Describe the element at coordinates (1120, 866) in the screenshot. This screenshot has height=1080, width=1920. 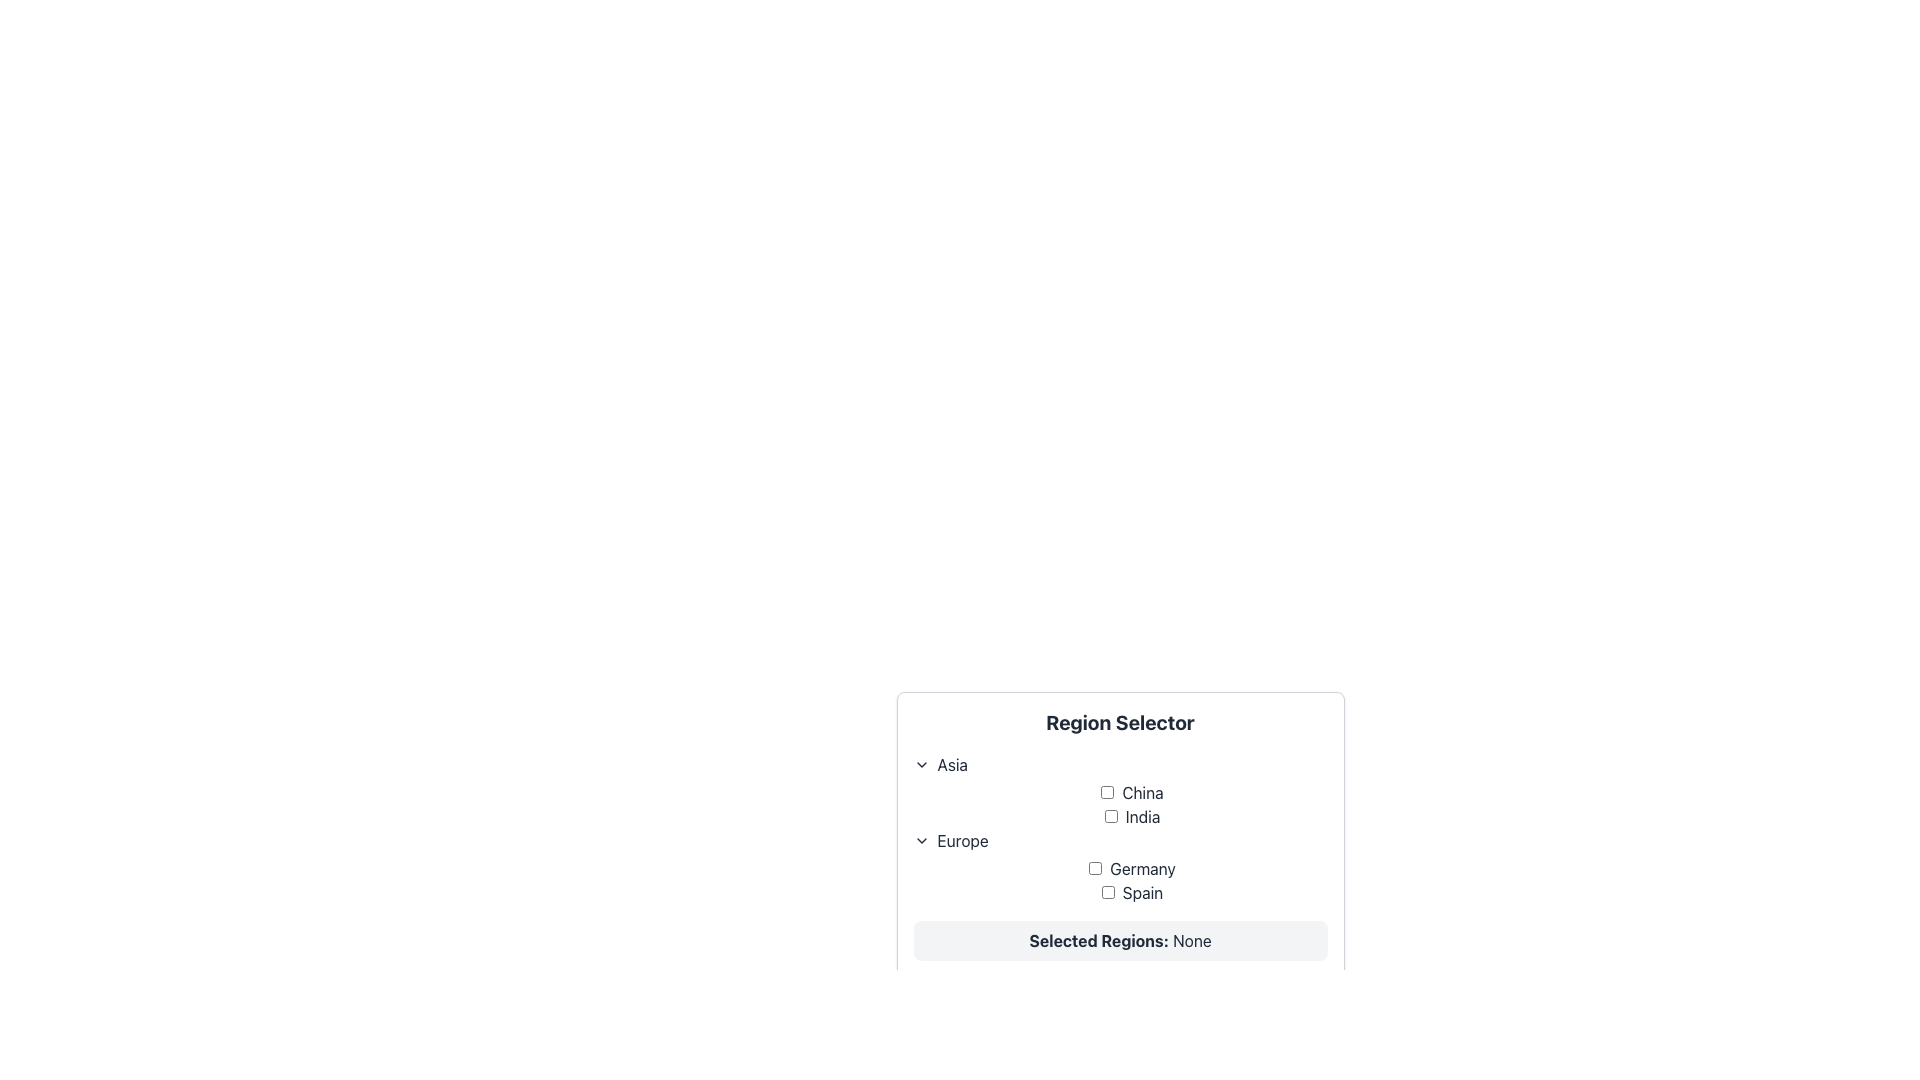
I see `the checkbox for selecting or deselecting the 'Germany' option located under the 'Europe' section in the region selector` at that location.